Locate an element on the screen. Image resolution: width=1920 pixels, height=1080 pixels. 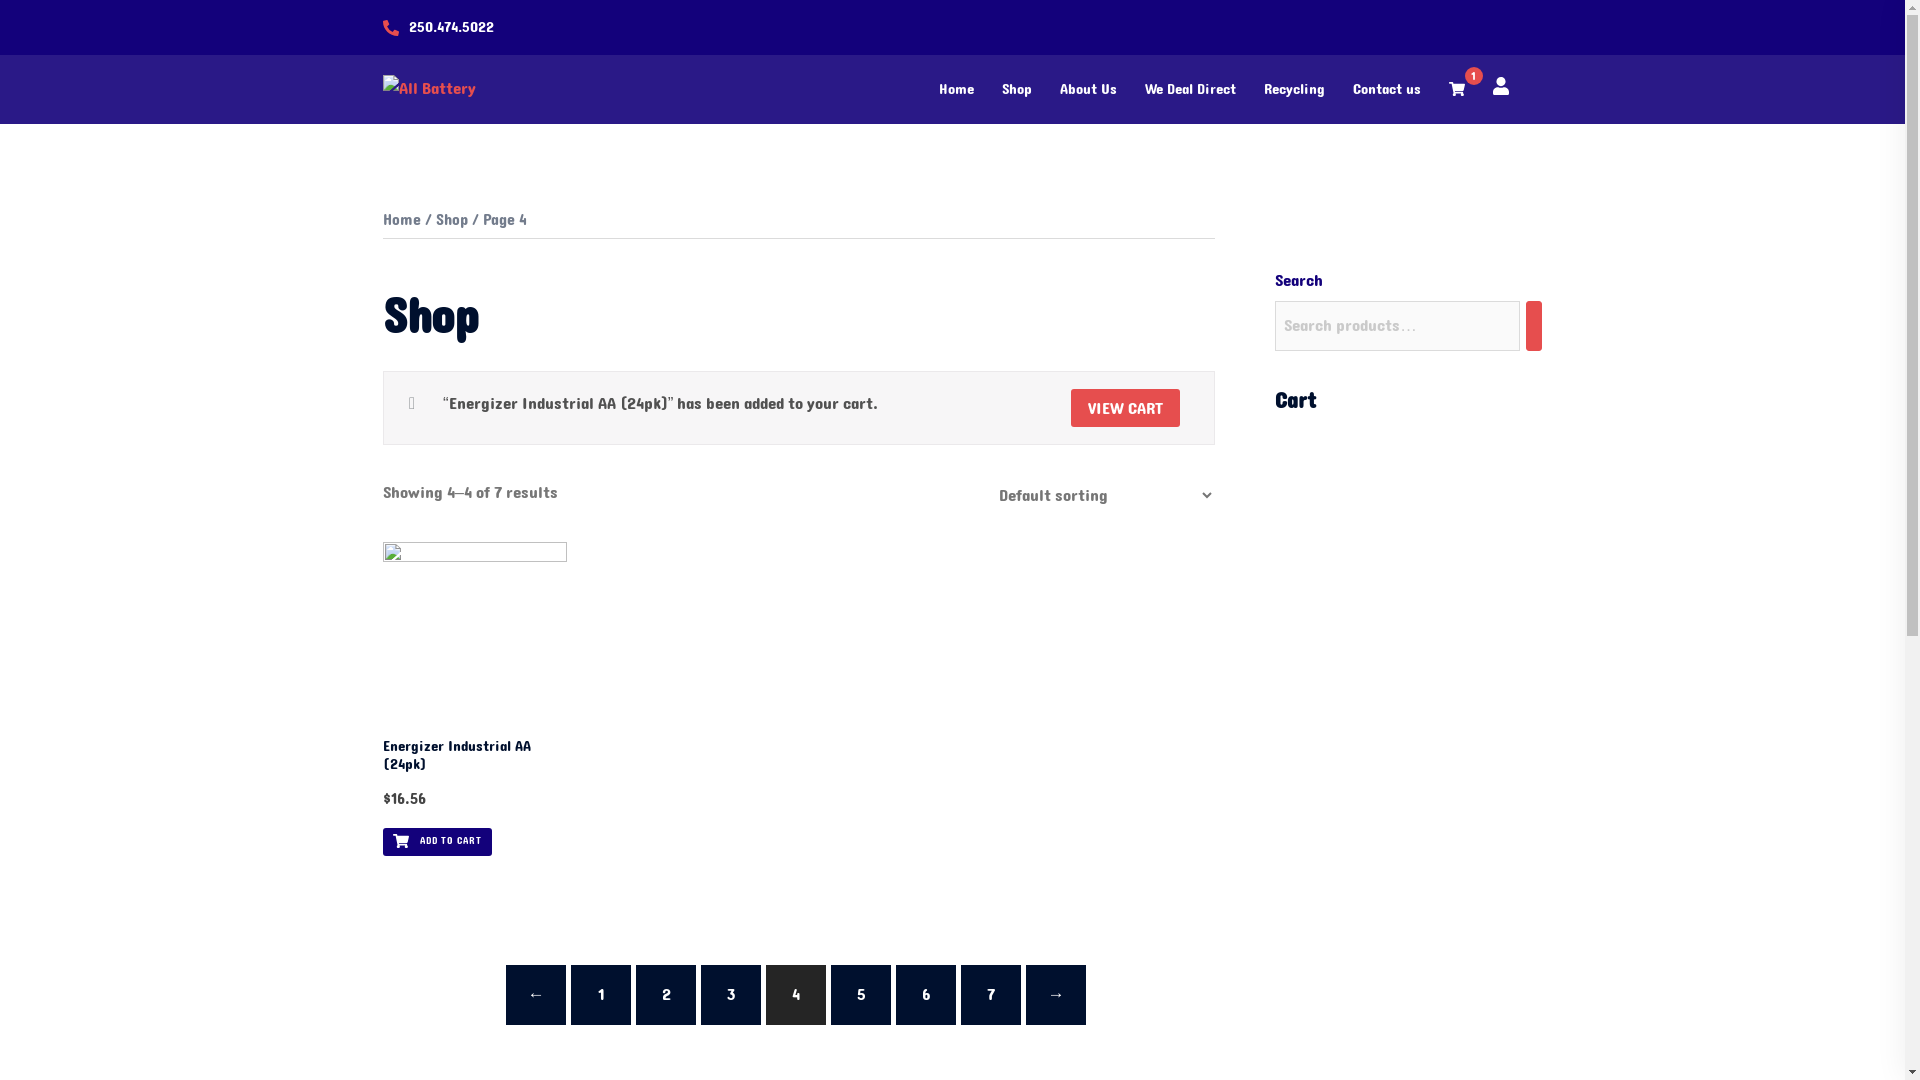
'Home' is located at coordinates (954, 88).